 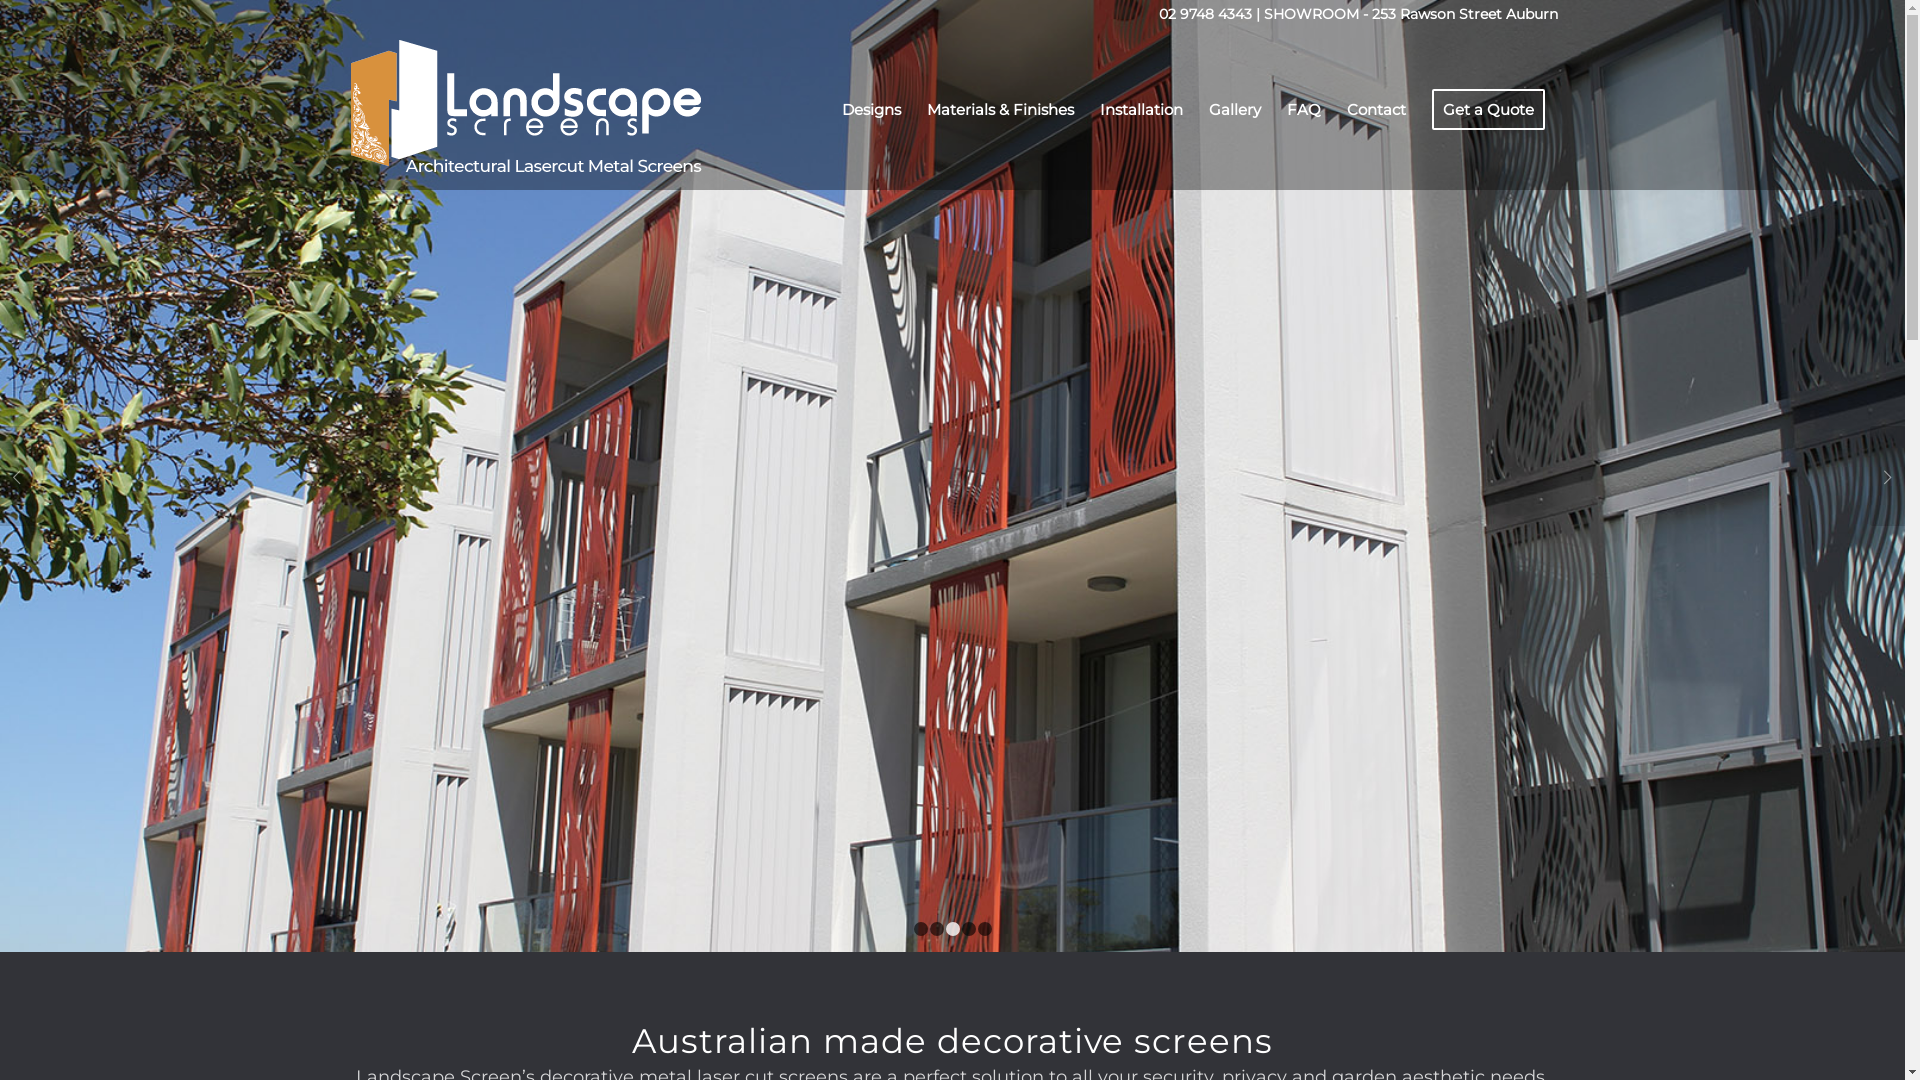 I want to click on '4', so click(x=969, y=929).